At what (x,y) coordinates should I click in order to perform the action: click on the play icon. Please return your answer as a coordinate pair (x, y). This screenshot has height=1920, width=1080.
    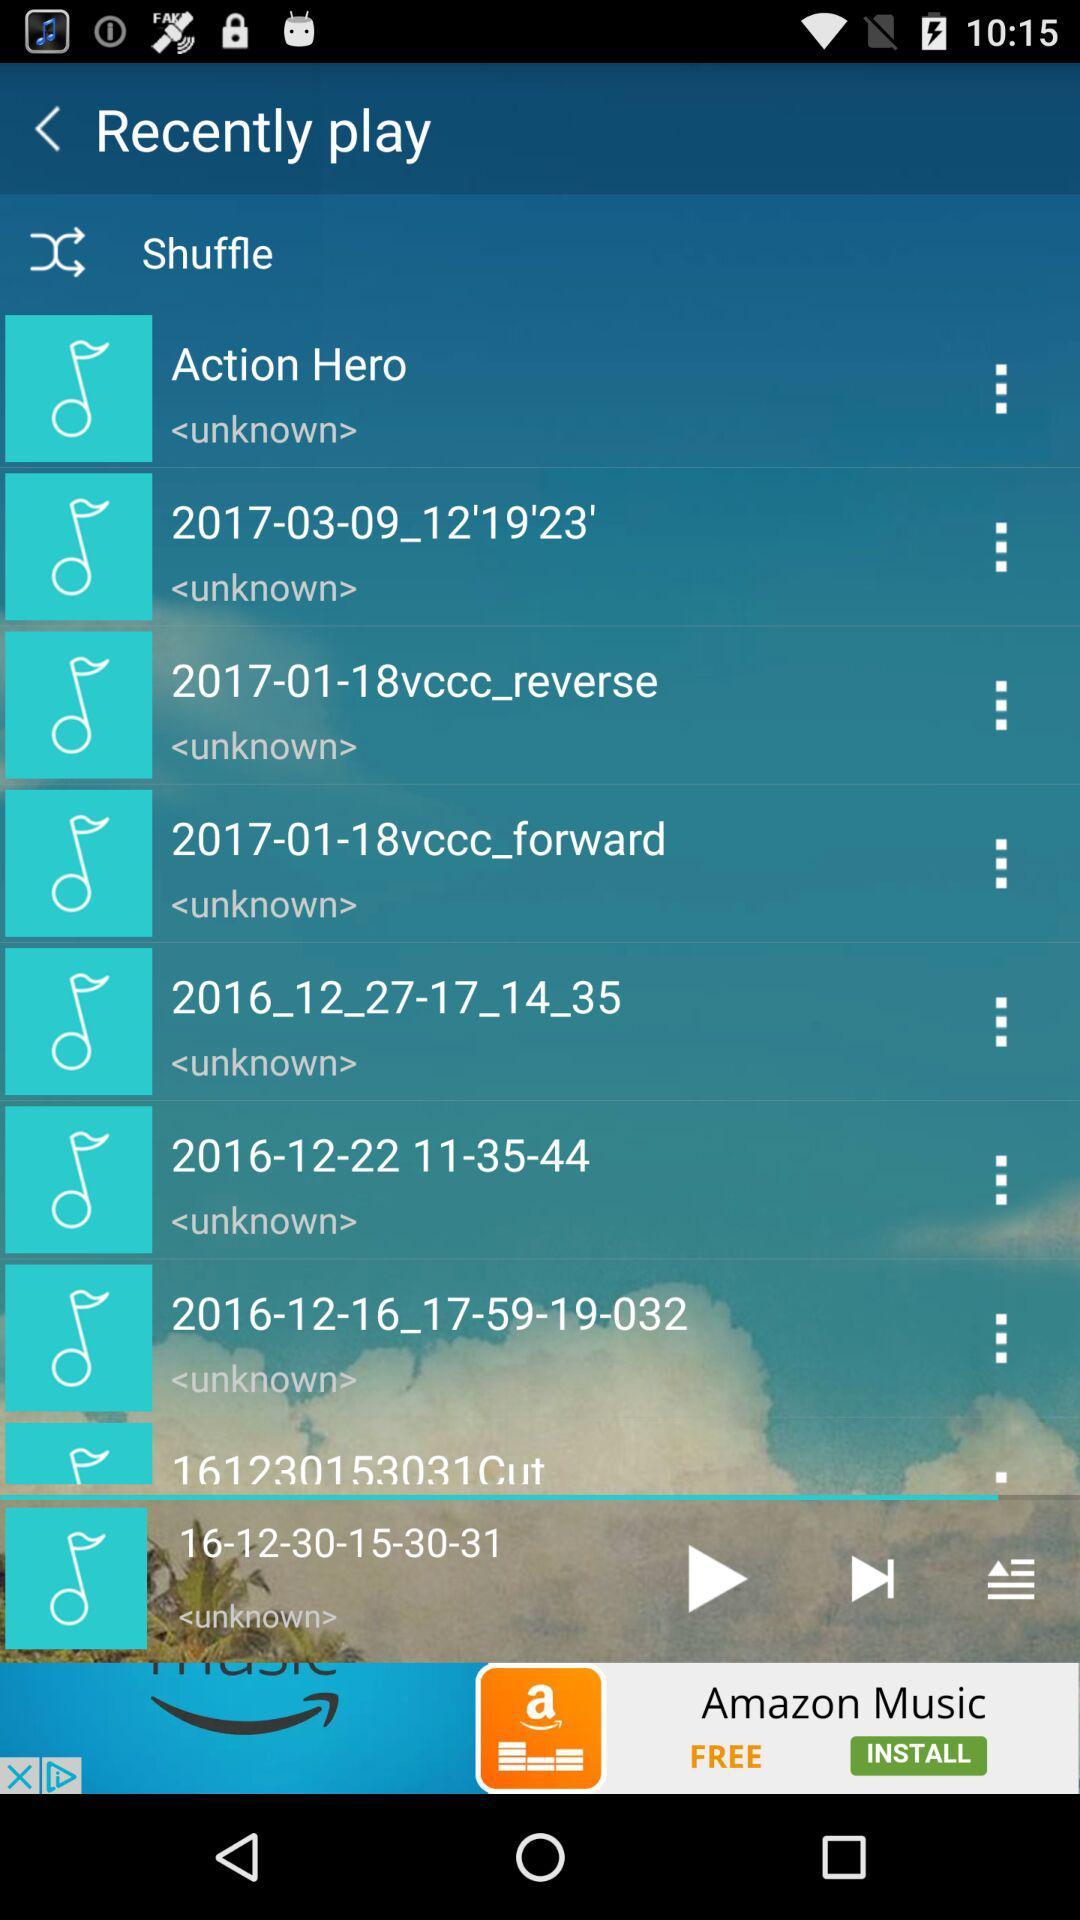
    Looking at the image, I should click on (716, 1688).